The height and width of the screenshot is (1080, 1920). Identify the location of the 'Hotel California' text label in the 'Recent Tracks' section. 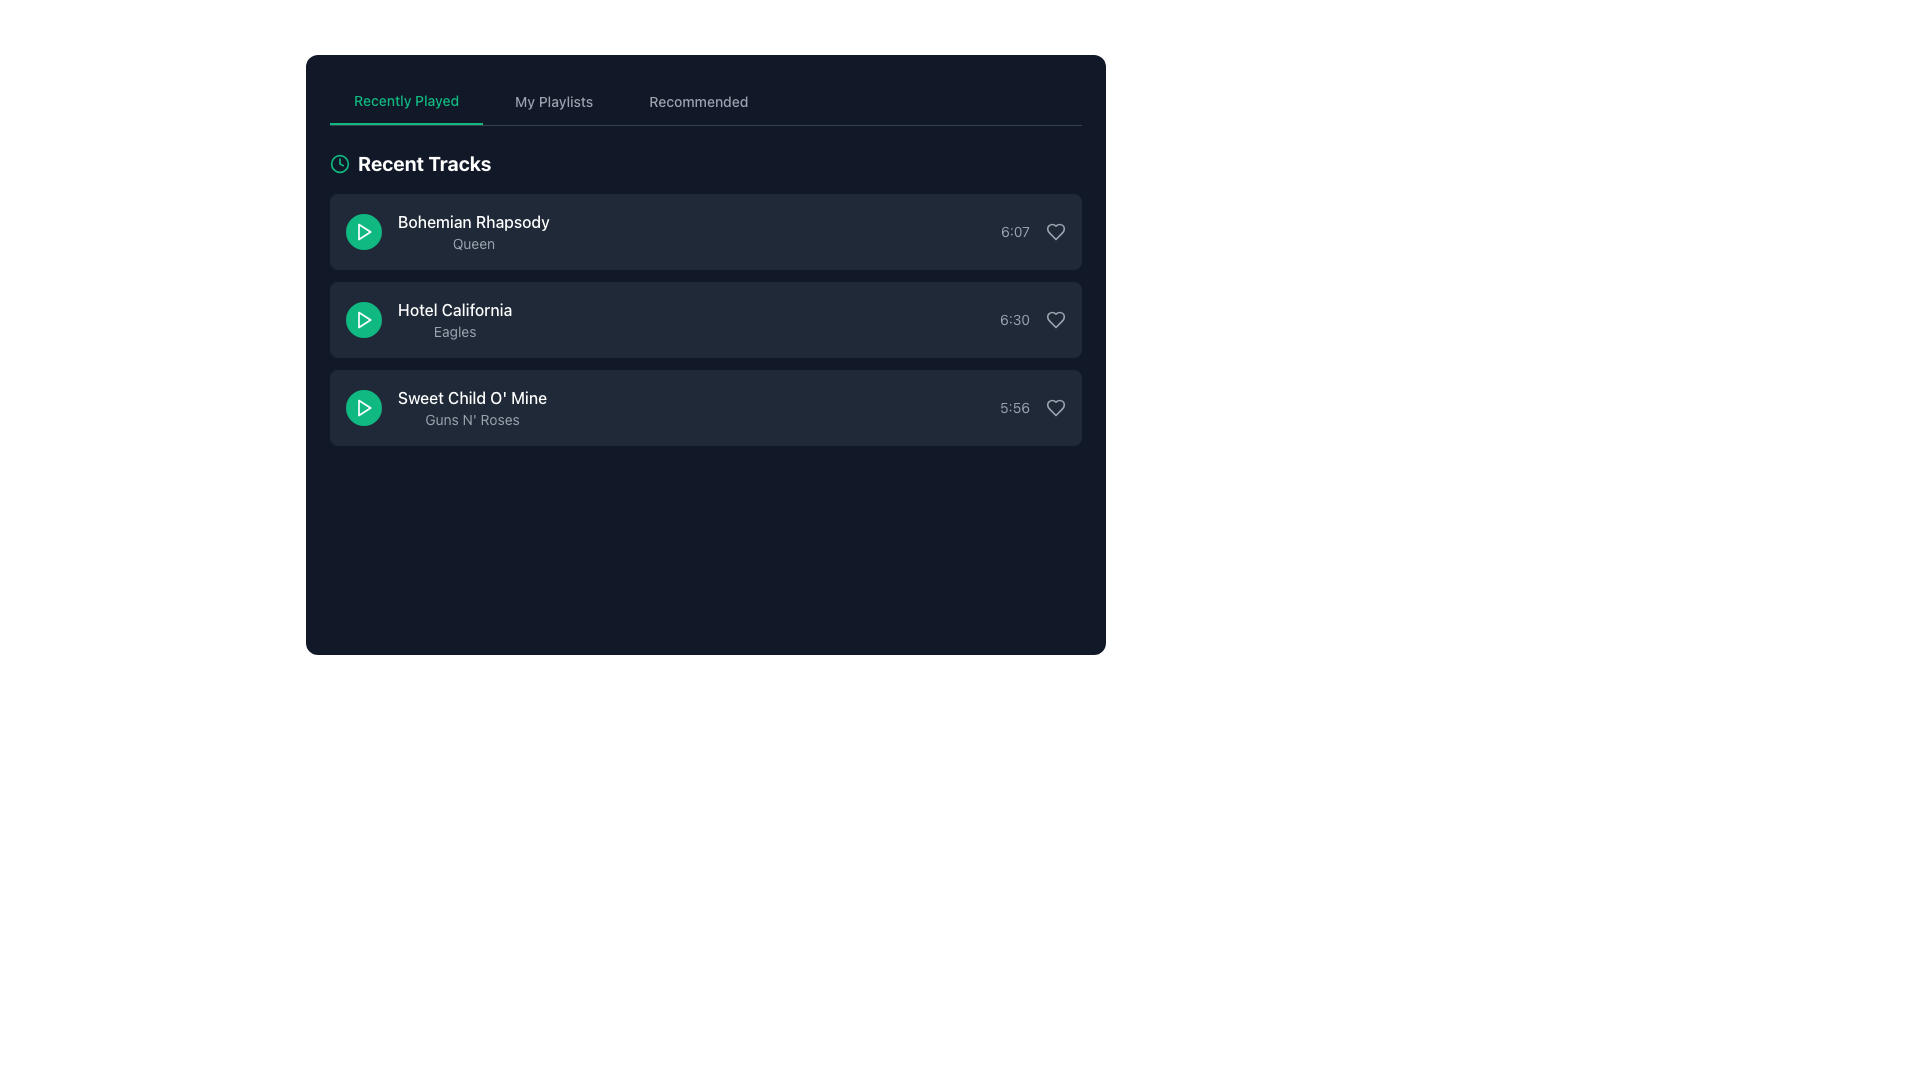
(454, 319).